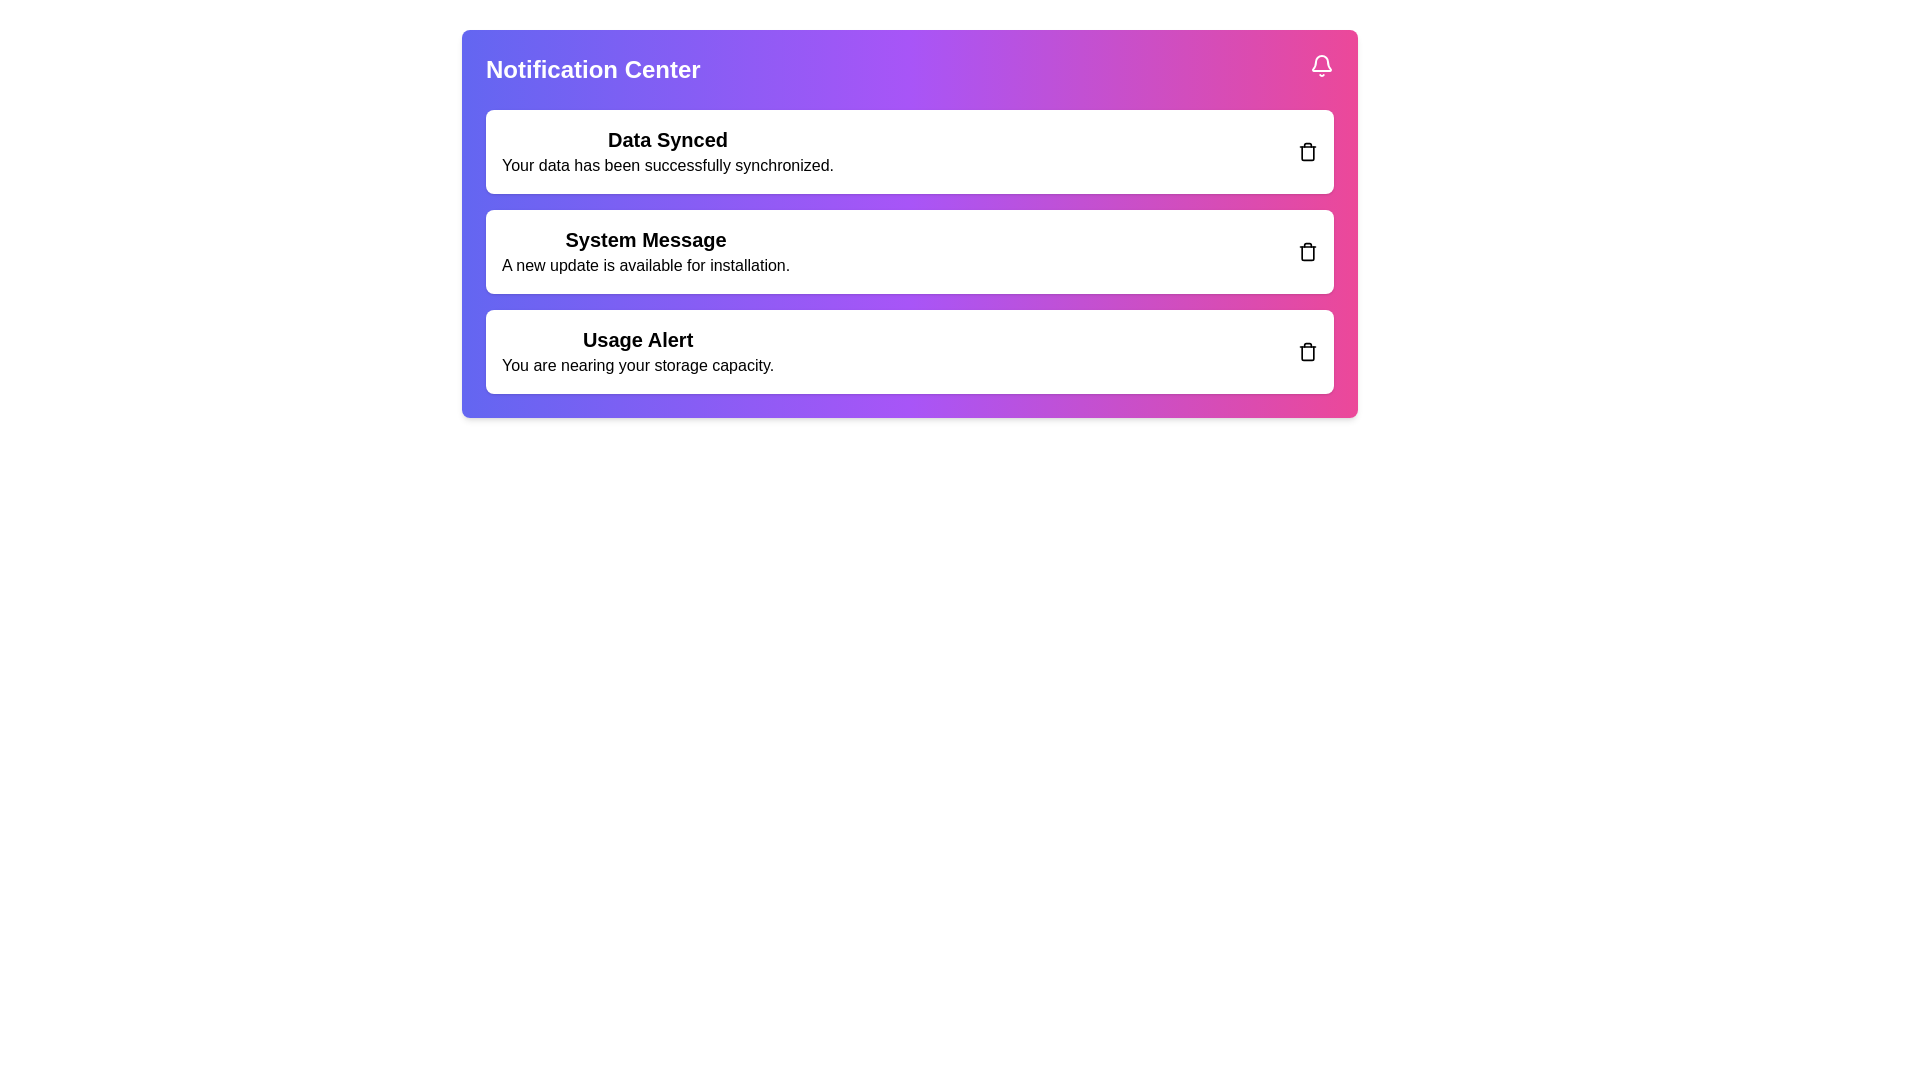 Image resolution: width=1920 pixels, height=1080 pixels. I want to click on the Text Display that informs the user about nearly full storage capacity, located below the heading 'Usage Alert' in the notification card, so click(637, 366).